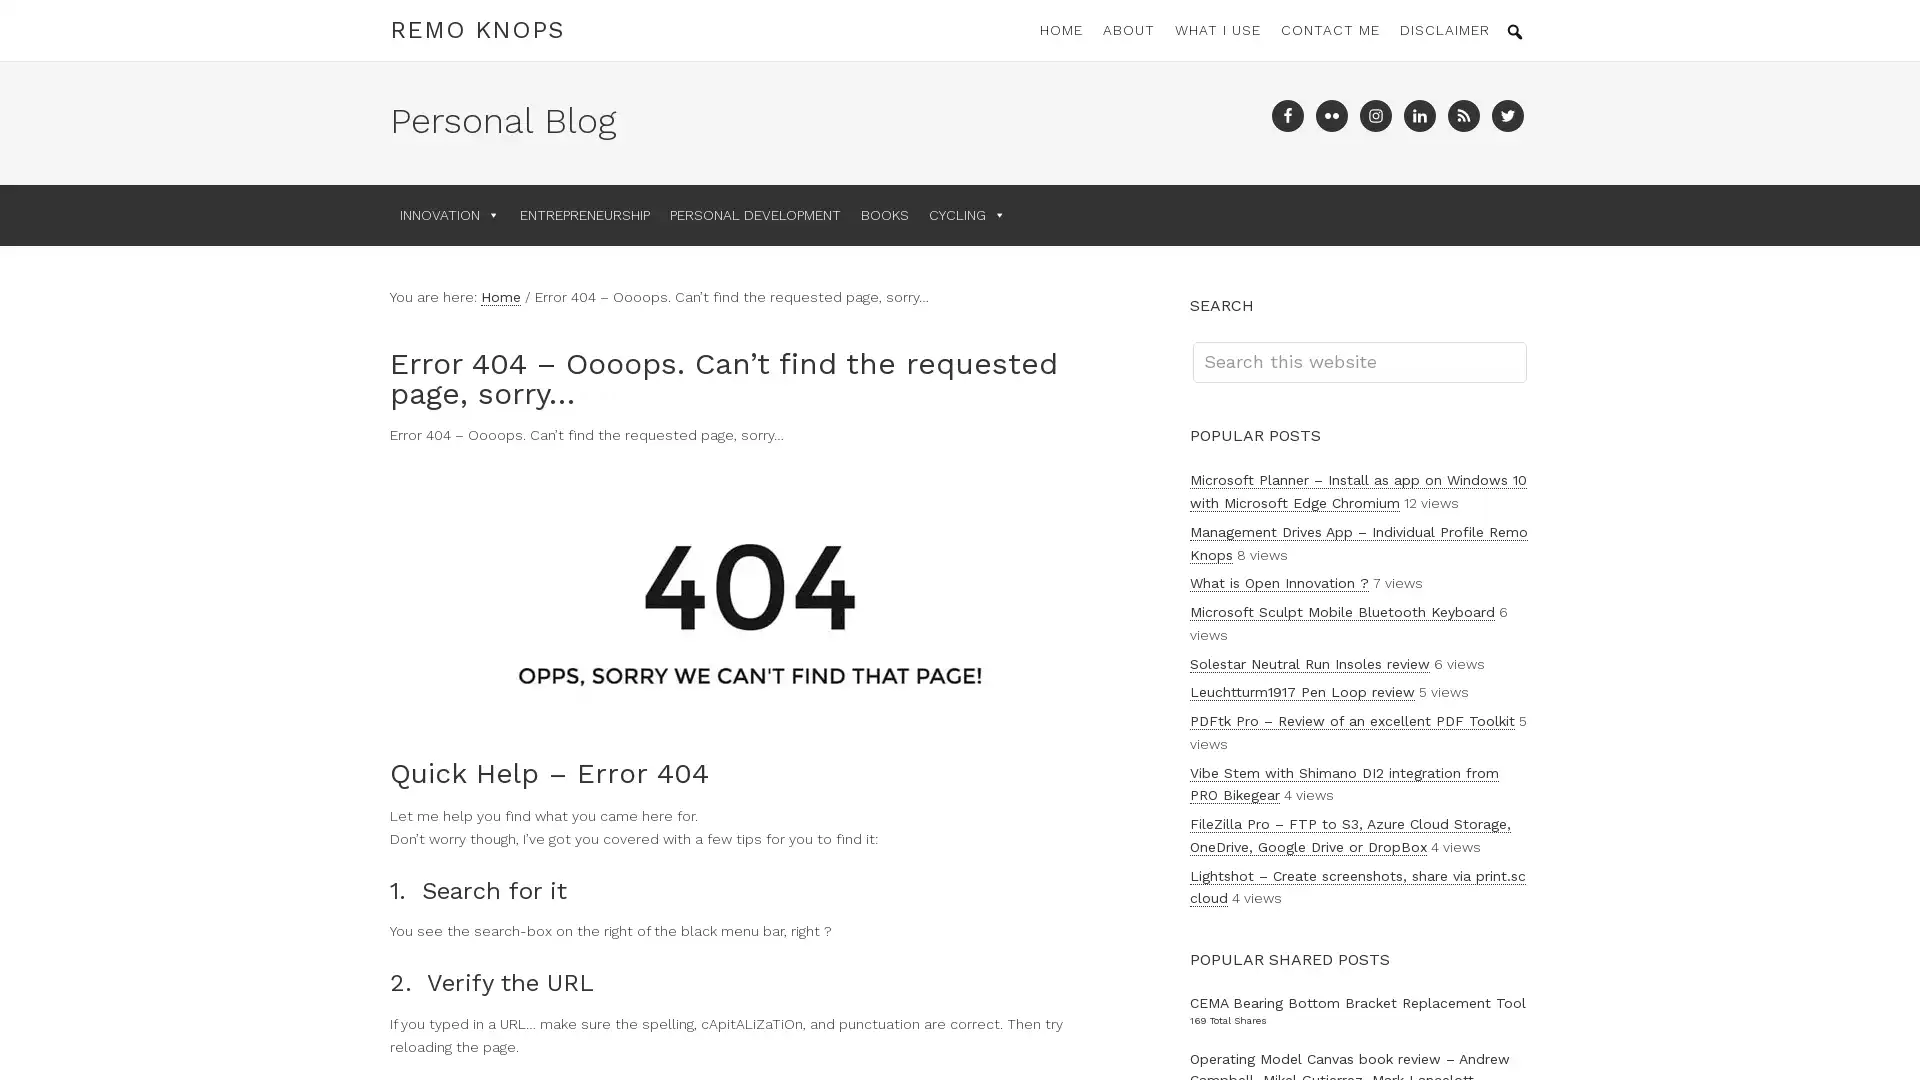 This screenshot has height=1080, width=1920. What do you see at coordinates (1525, 340) in the screenshot?
I see `Search` at bounding box center [1525, 340].